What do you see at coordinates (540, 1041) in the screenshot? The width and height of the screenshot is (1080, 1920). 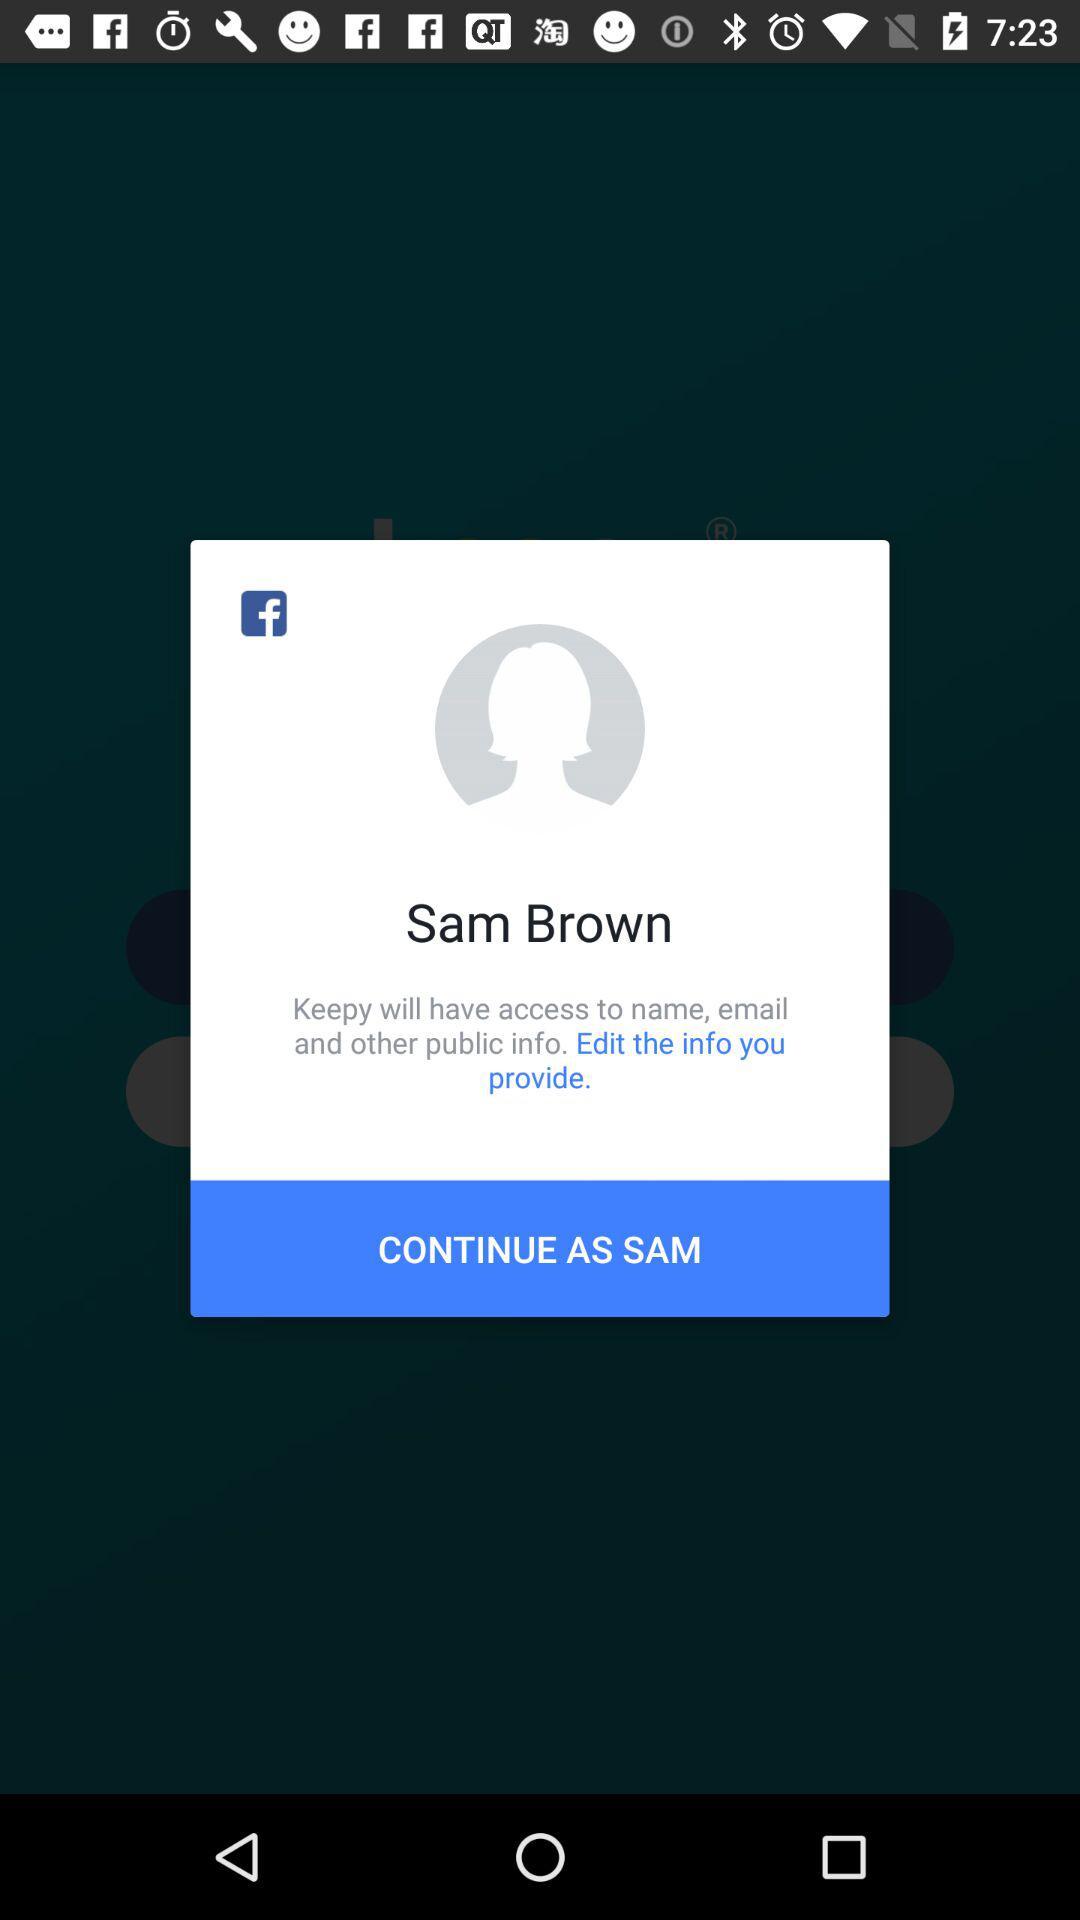 I see `keepy will have icon` at bounding box center [540, 1041].